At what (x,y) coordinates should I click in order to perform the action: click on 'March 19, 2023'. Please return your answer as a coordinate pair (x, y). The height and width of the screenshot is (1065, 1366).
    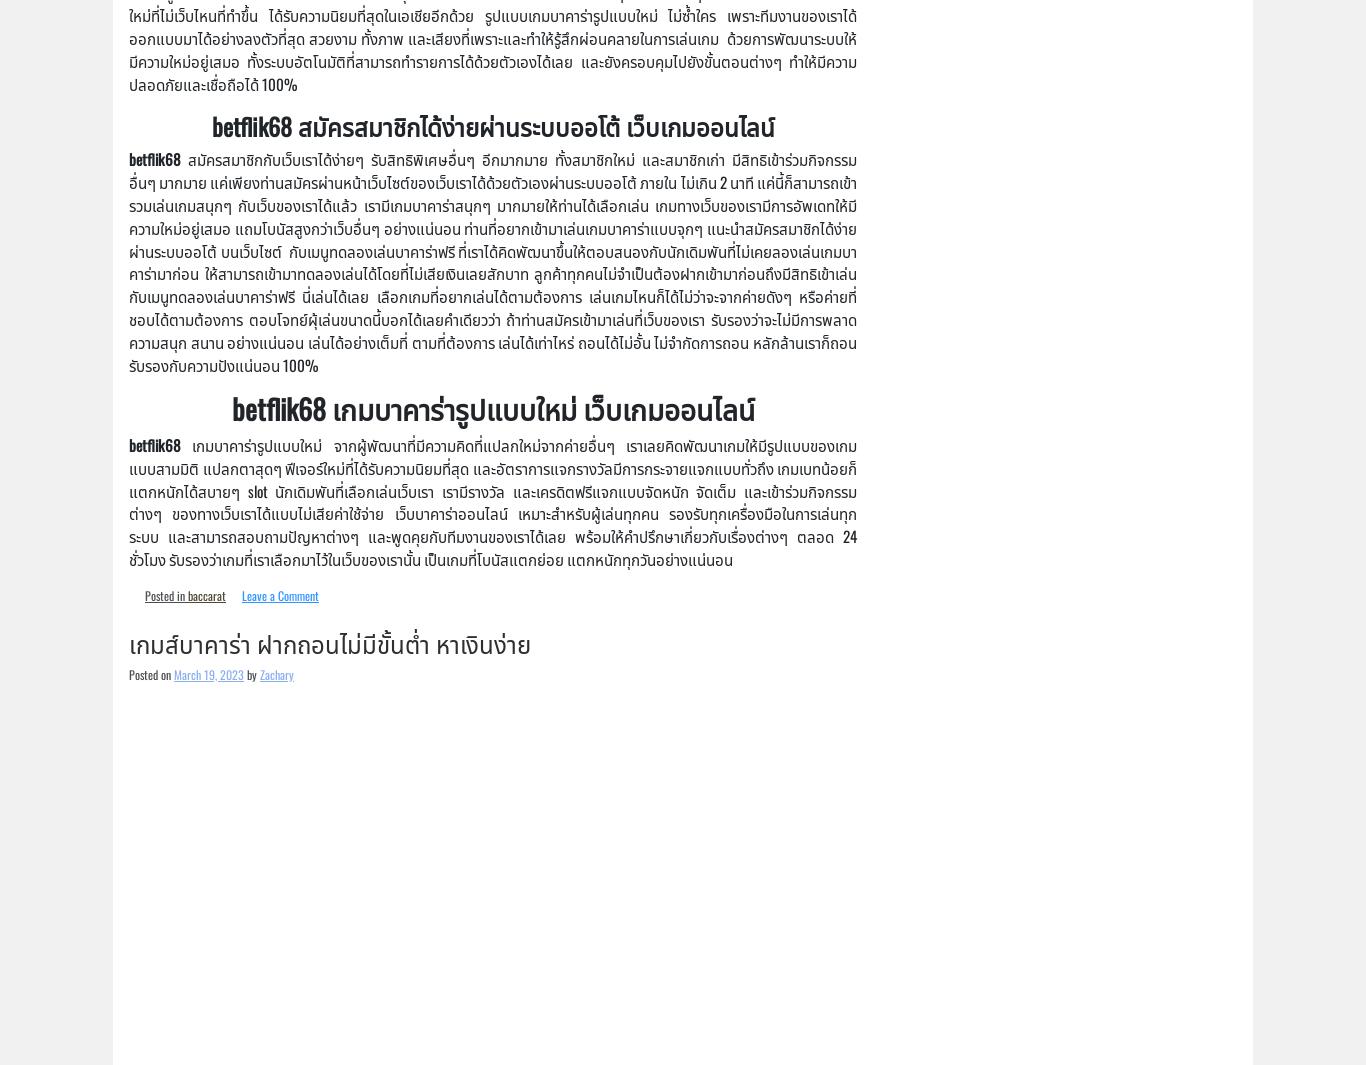
    Looking at the image, I should click on (207, 673).